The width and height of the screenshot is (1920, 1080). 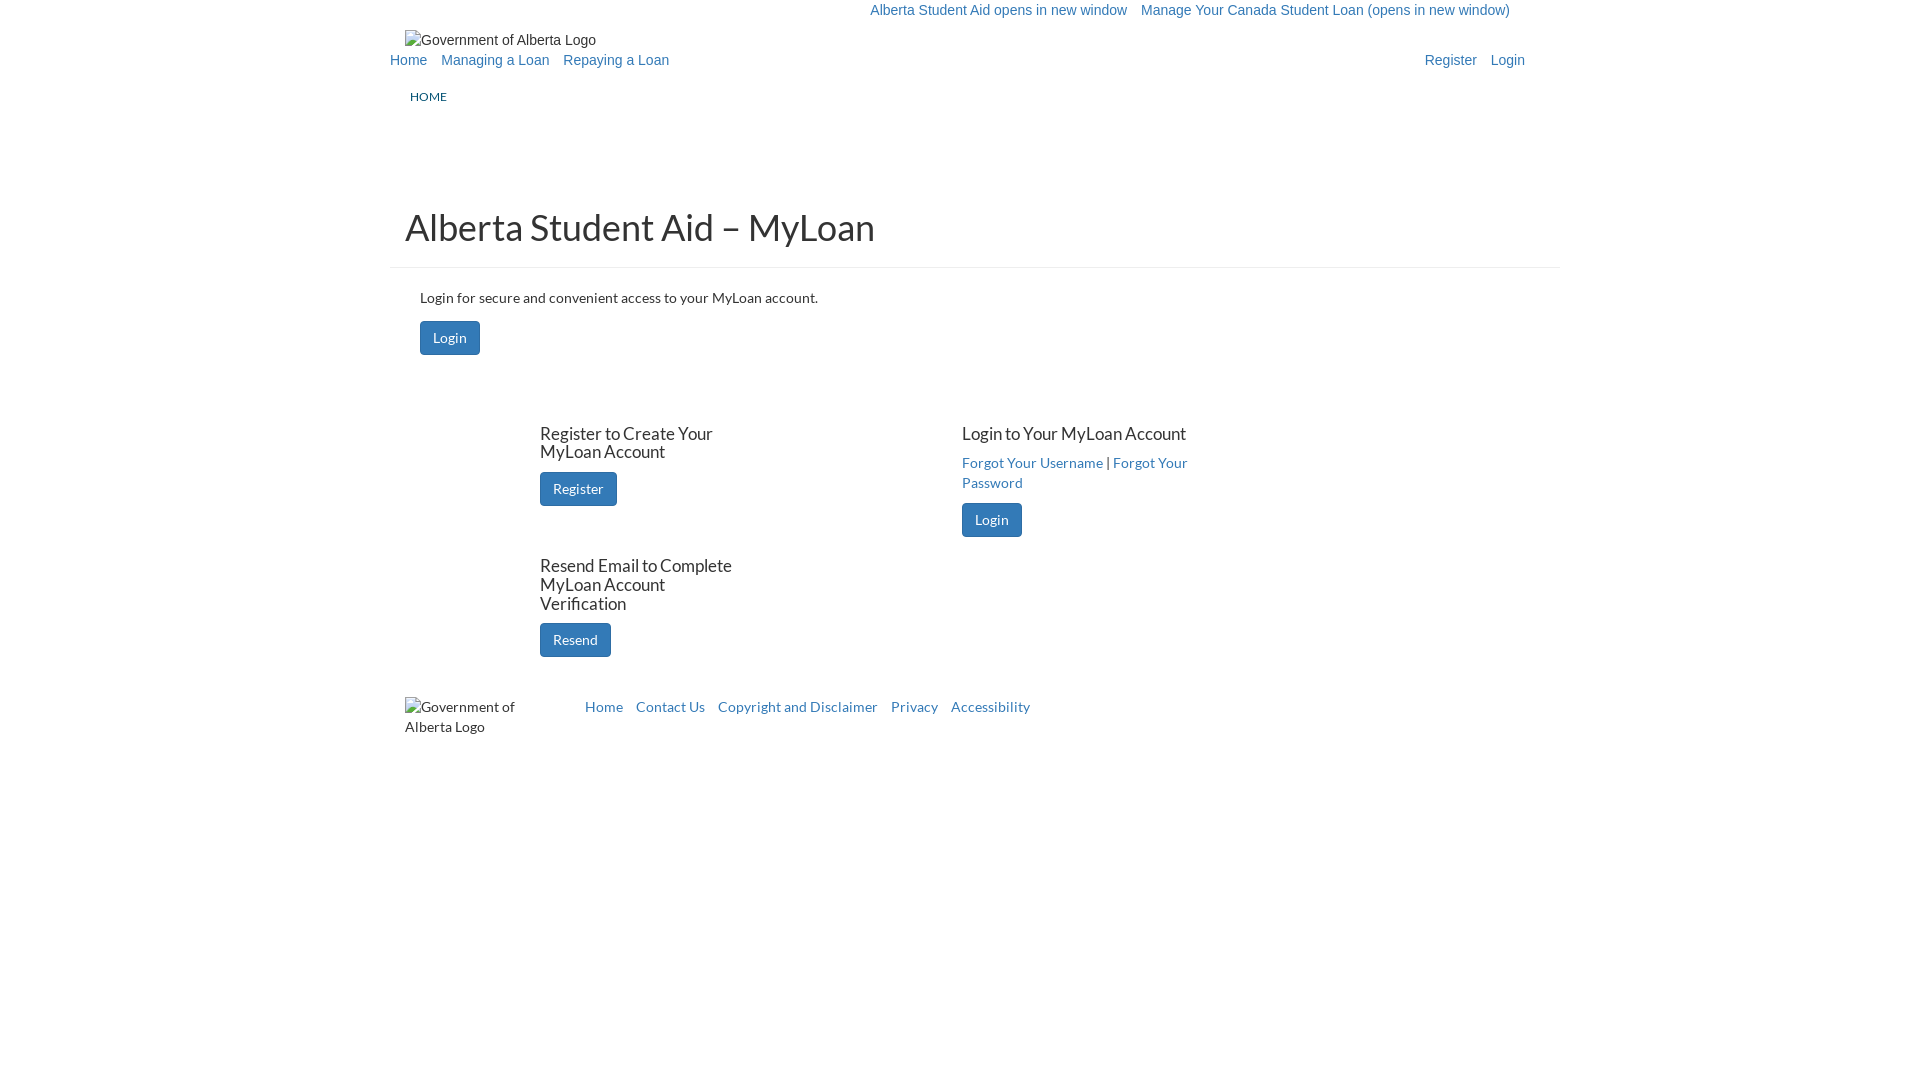 I want to click on 'Login', so click(x=1507, y=59).